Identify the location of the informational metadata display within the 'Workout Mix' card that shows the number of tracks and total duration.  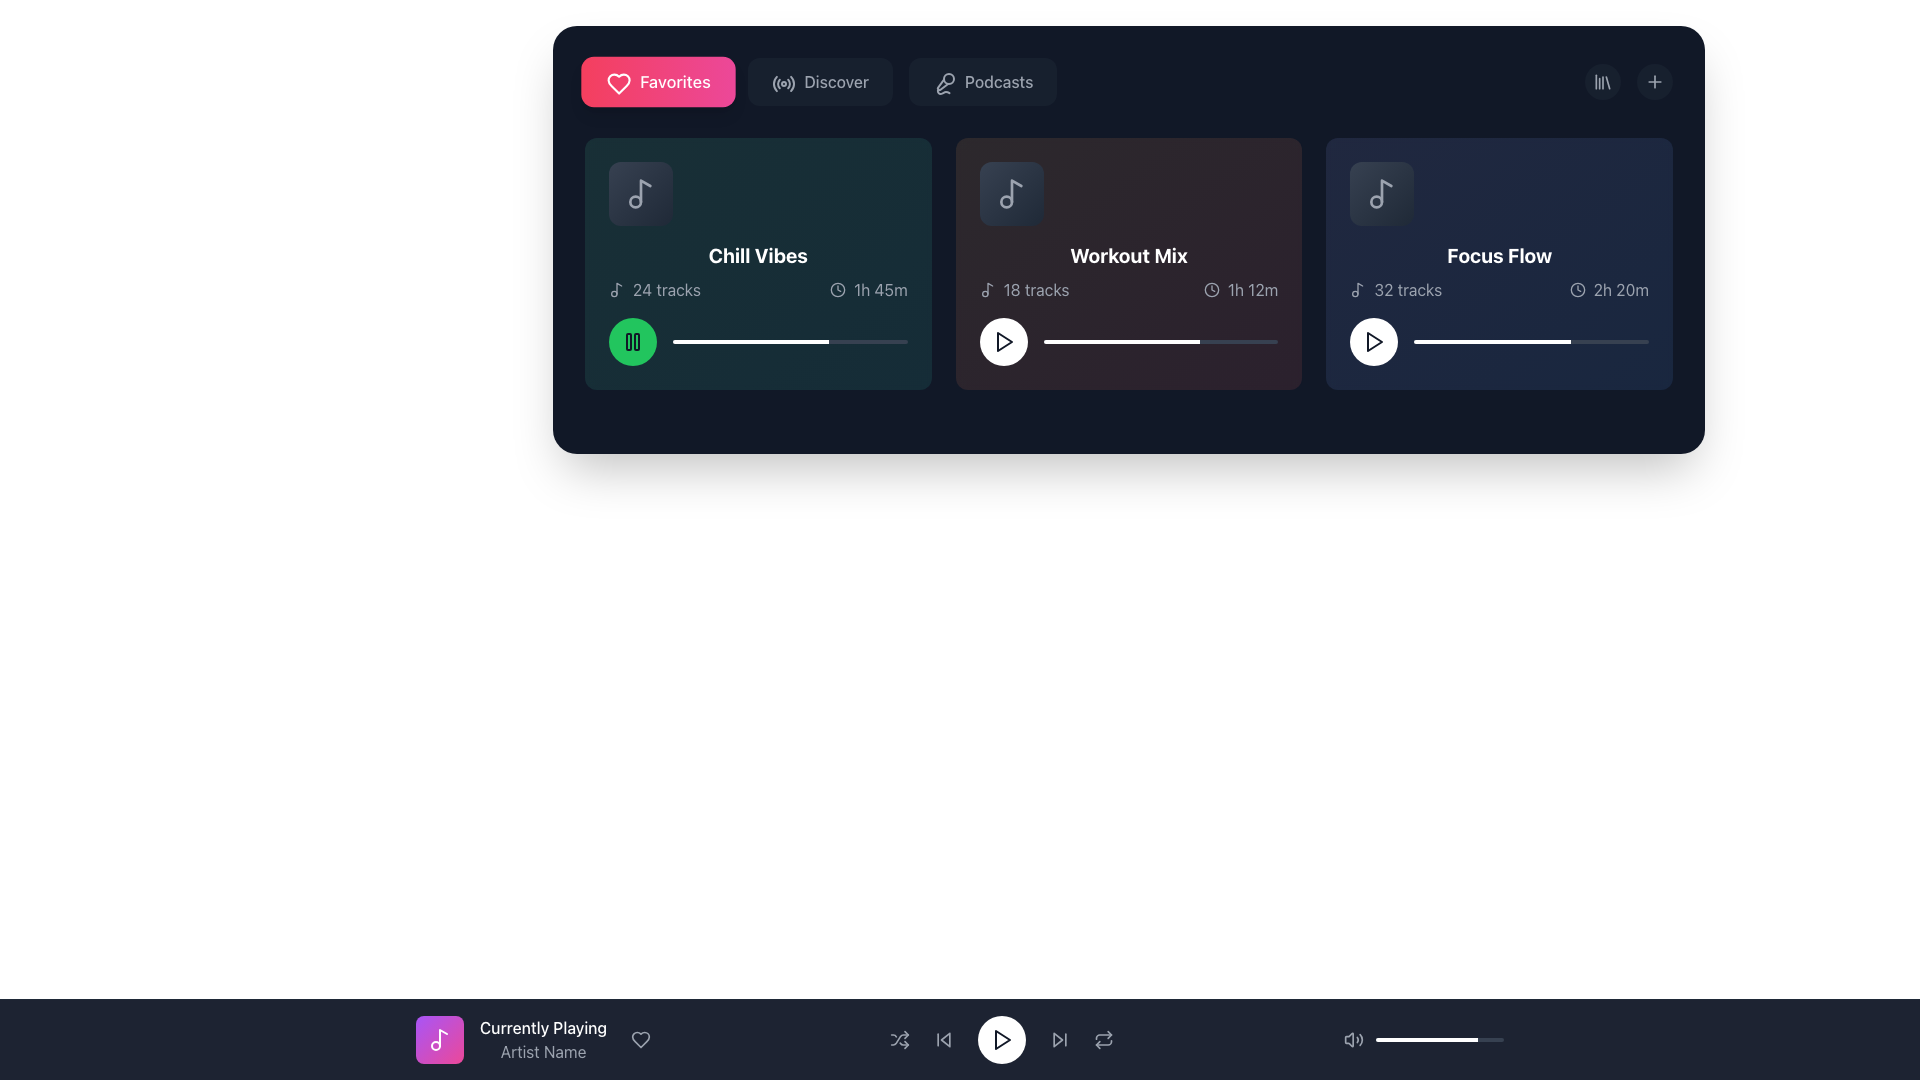
(1128, 289).